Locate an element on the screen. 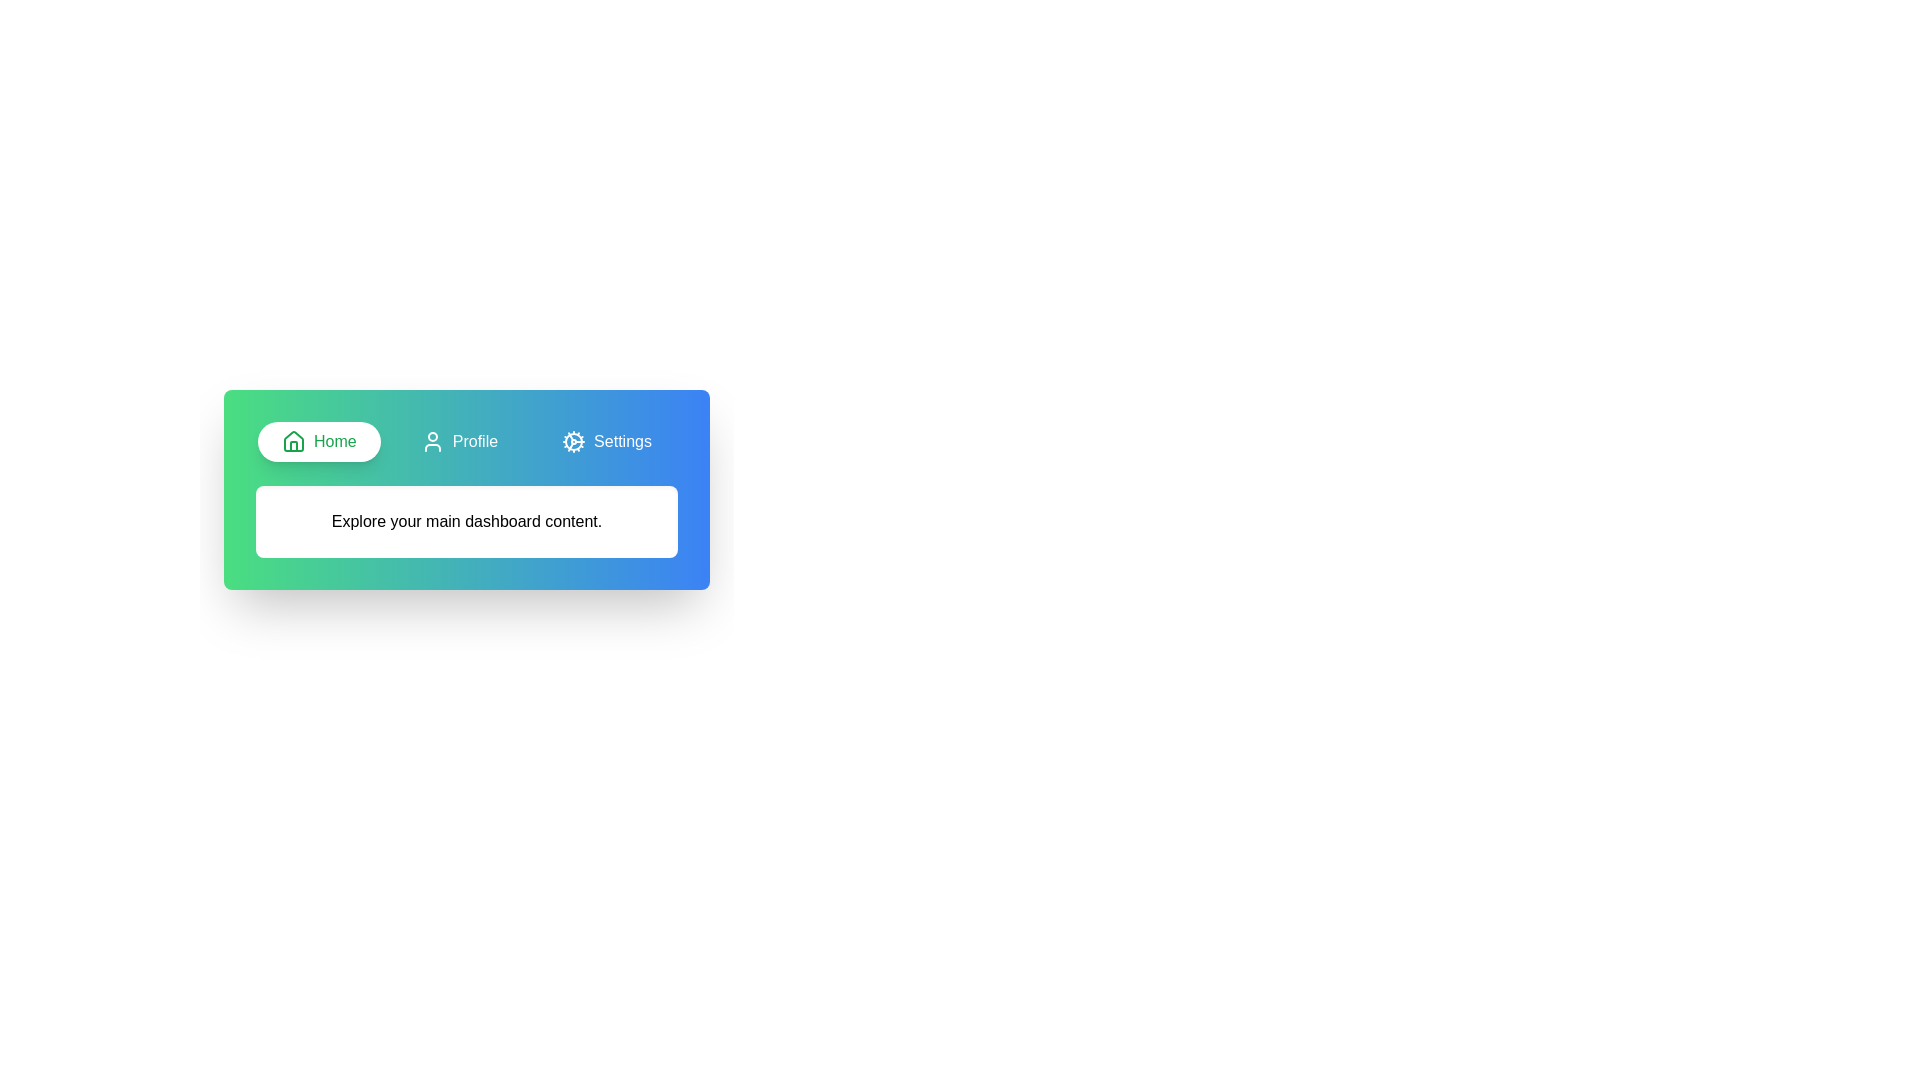 The height and width of the screenshot is (1080, 1920). the Home tab to activate it is located at coordinates (318, 441).